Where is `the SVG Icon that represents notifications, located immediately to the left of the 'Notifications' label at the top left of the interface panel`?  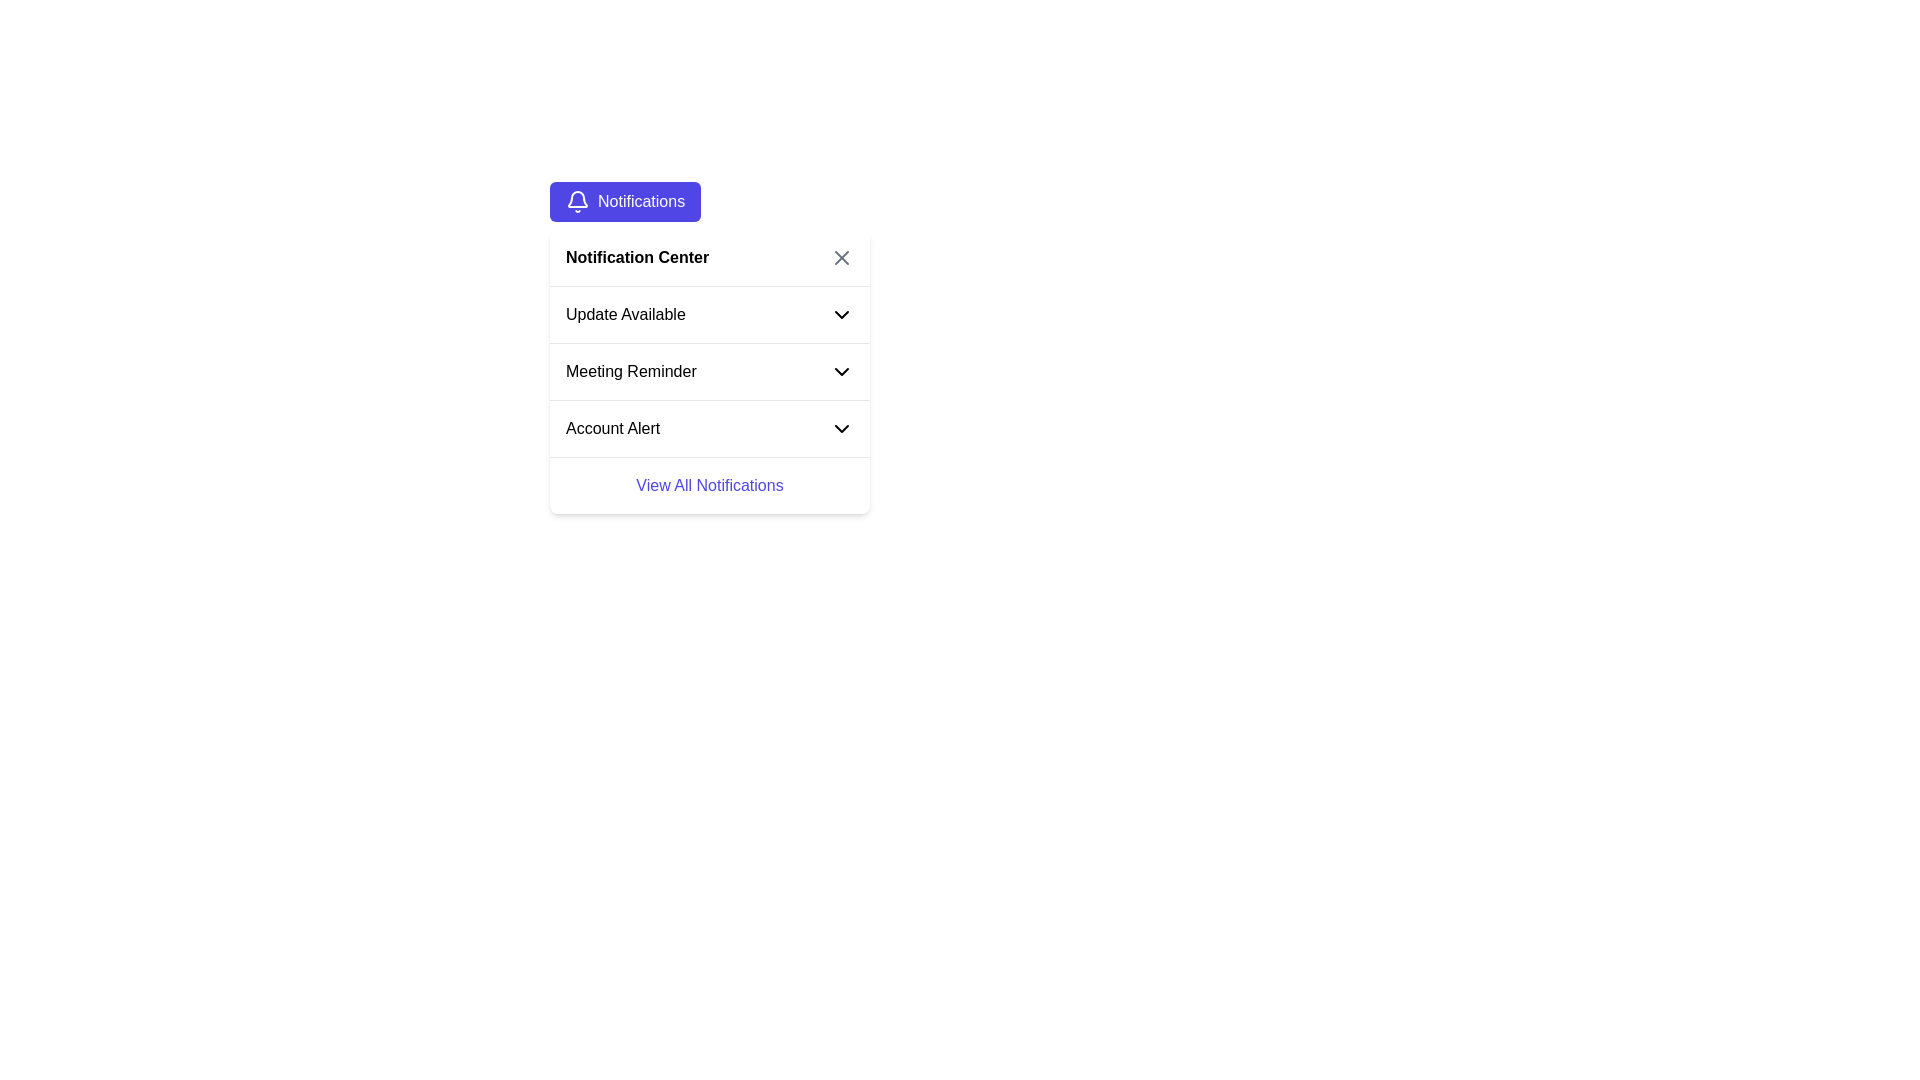 the SVG Icon that represents notifications, located immediately to the left of the 'Notifications' label at the top left of the interface panel is located at coordinates (576, 201).